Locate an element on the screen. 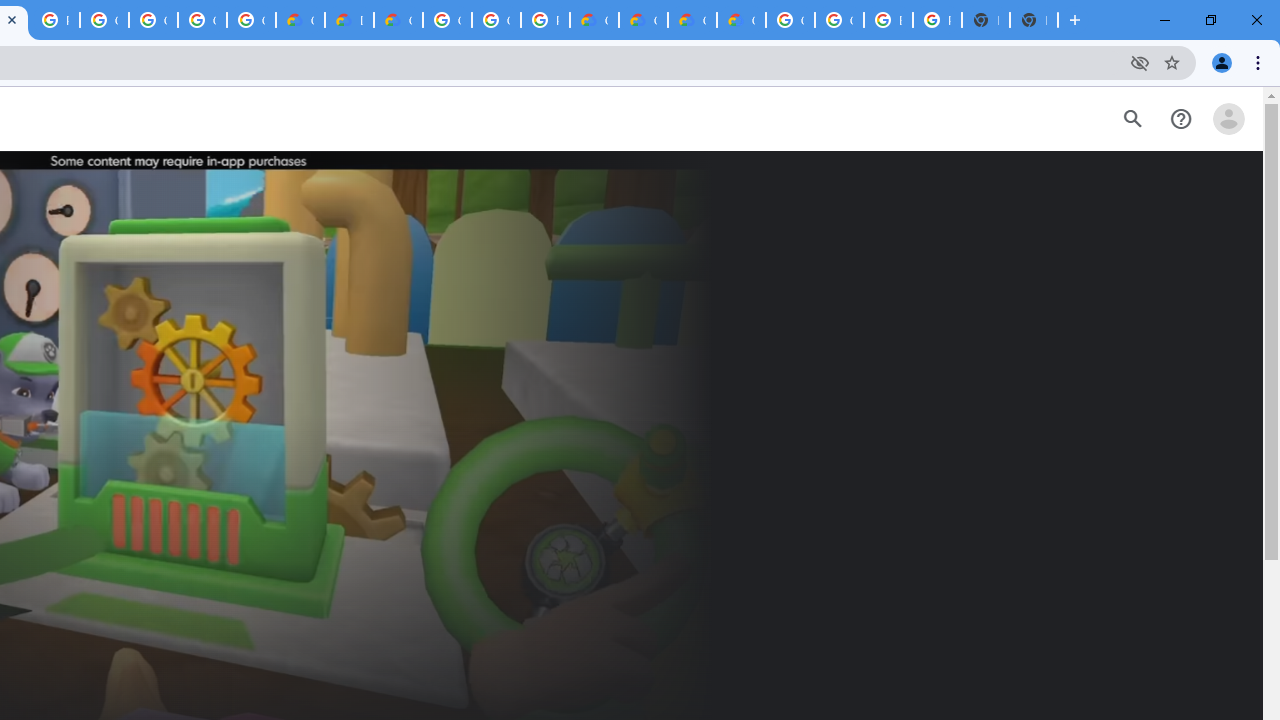 The height and width of the screenshot is (720, 1280). 'Google Cloud Service Health' is located at coordinates (740, 20).